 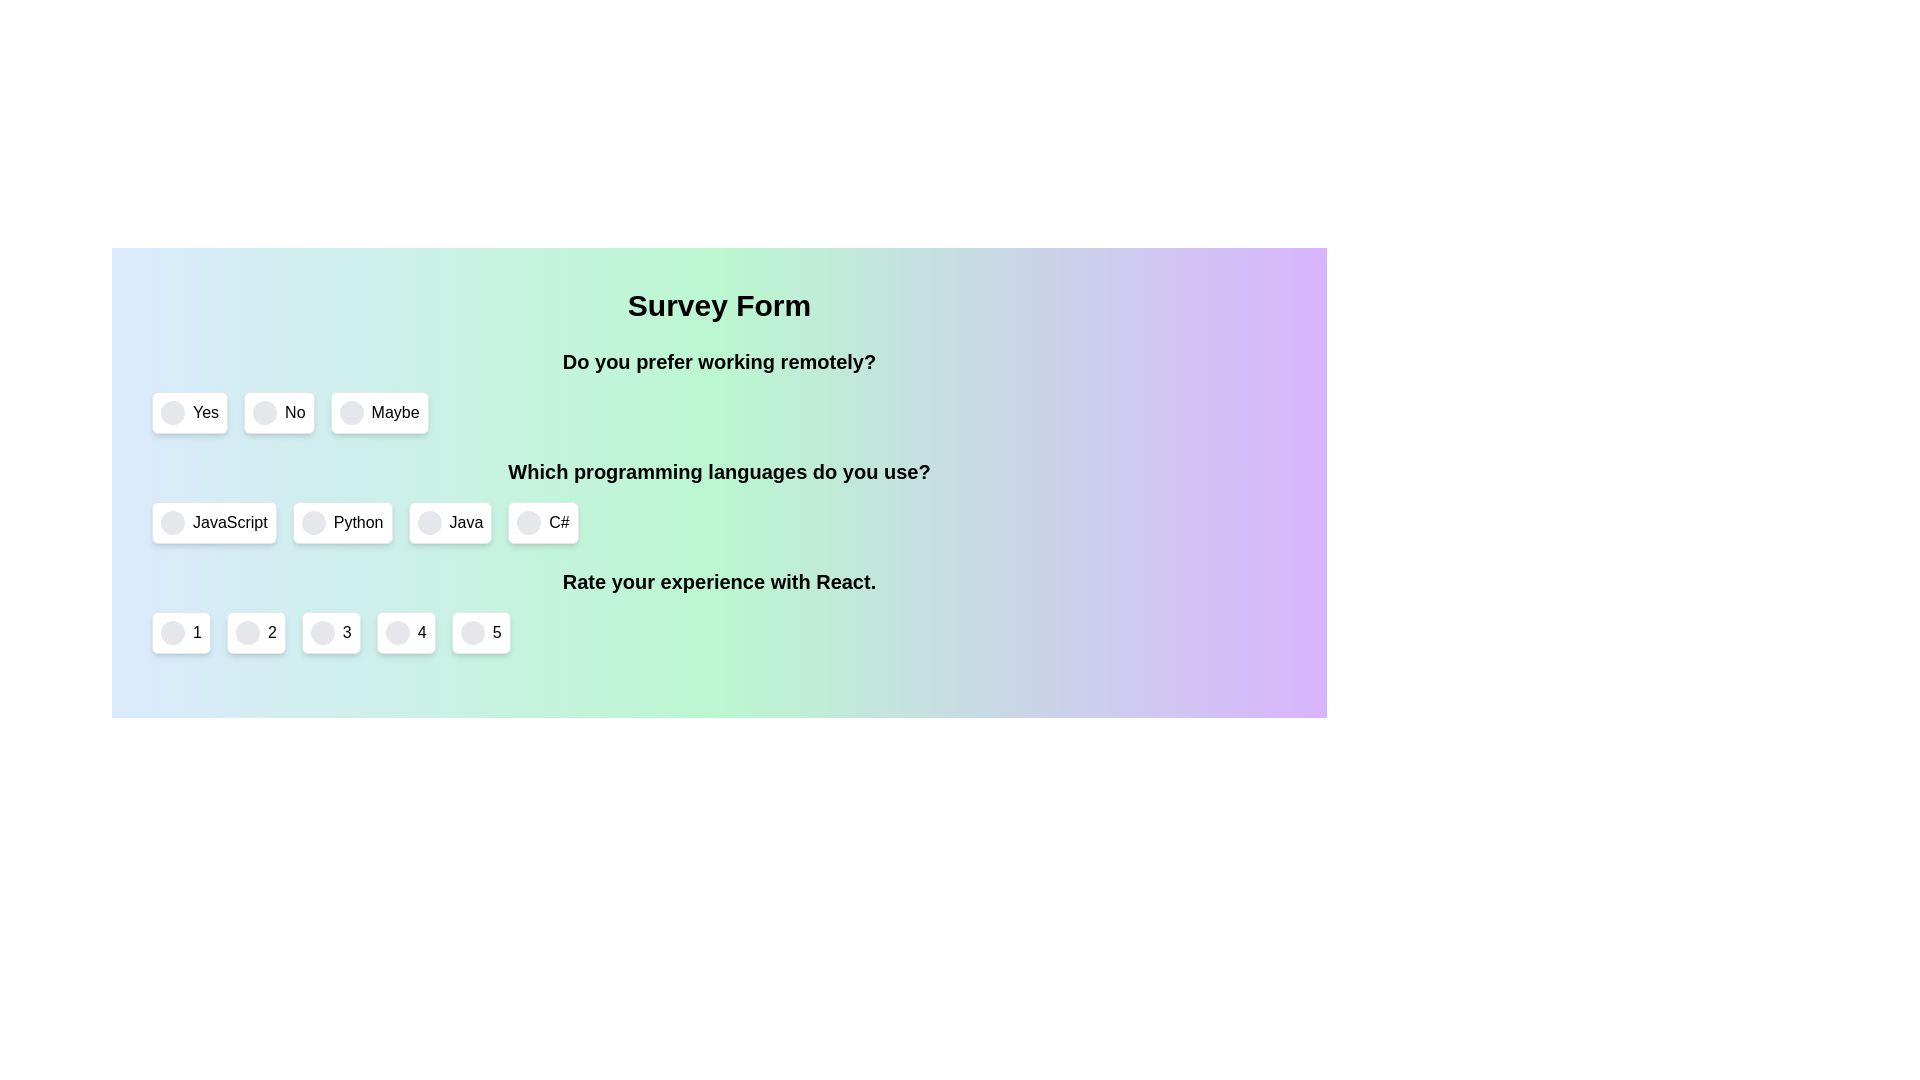 What do you see at coordinates (395, 411) in the screenshot?
I see `the static text label displaying 'Maybe', which is part of the third response option to the question about working remotely, located to the right of a circular button` at bounding box center [395, 411].